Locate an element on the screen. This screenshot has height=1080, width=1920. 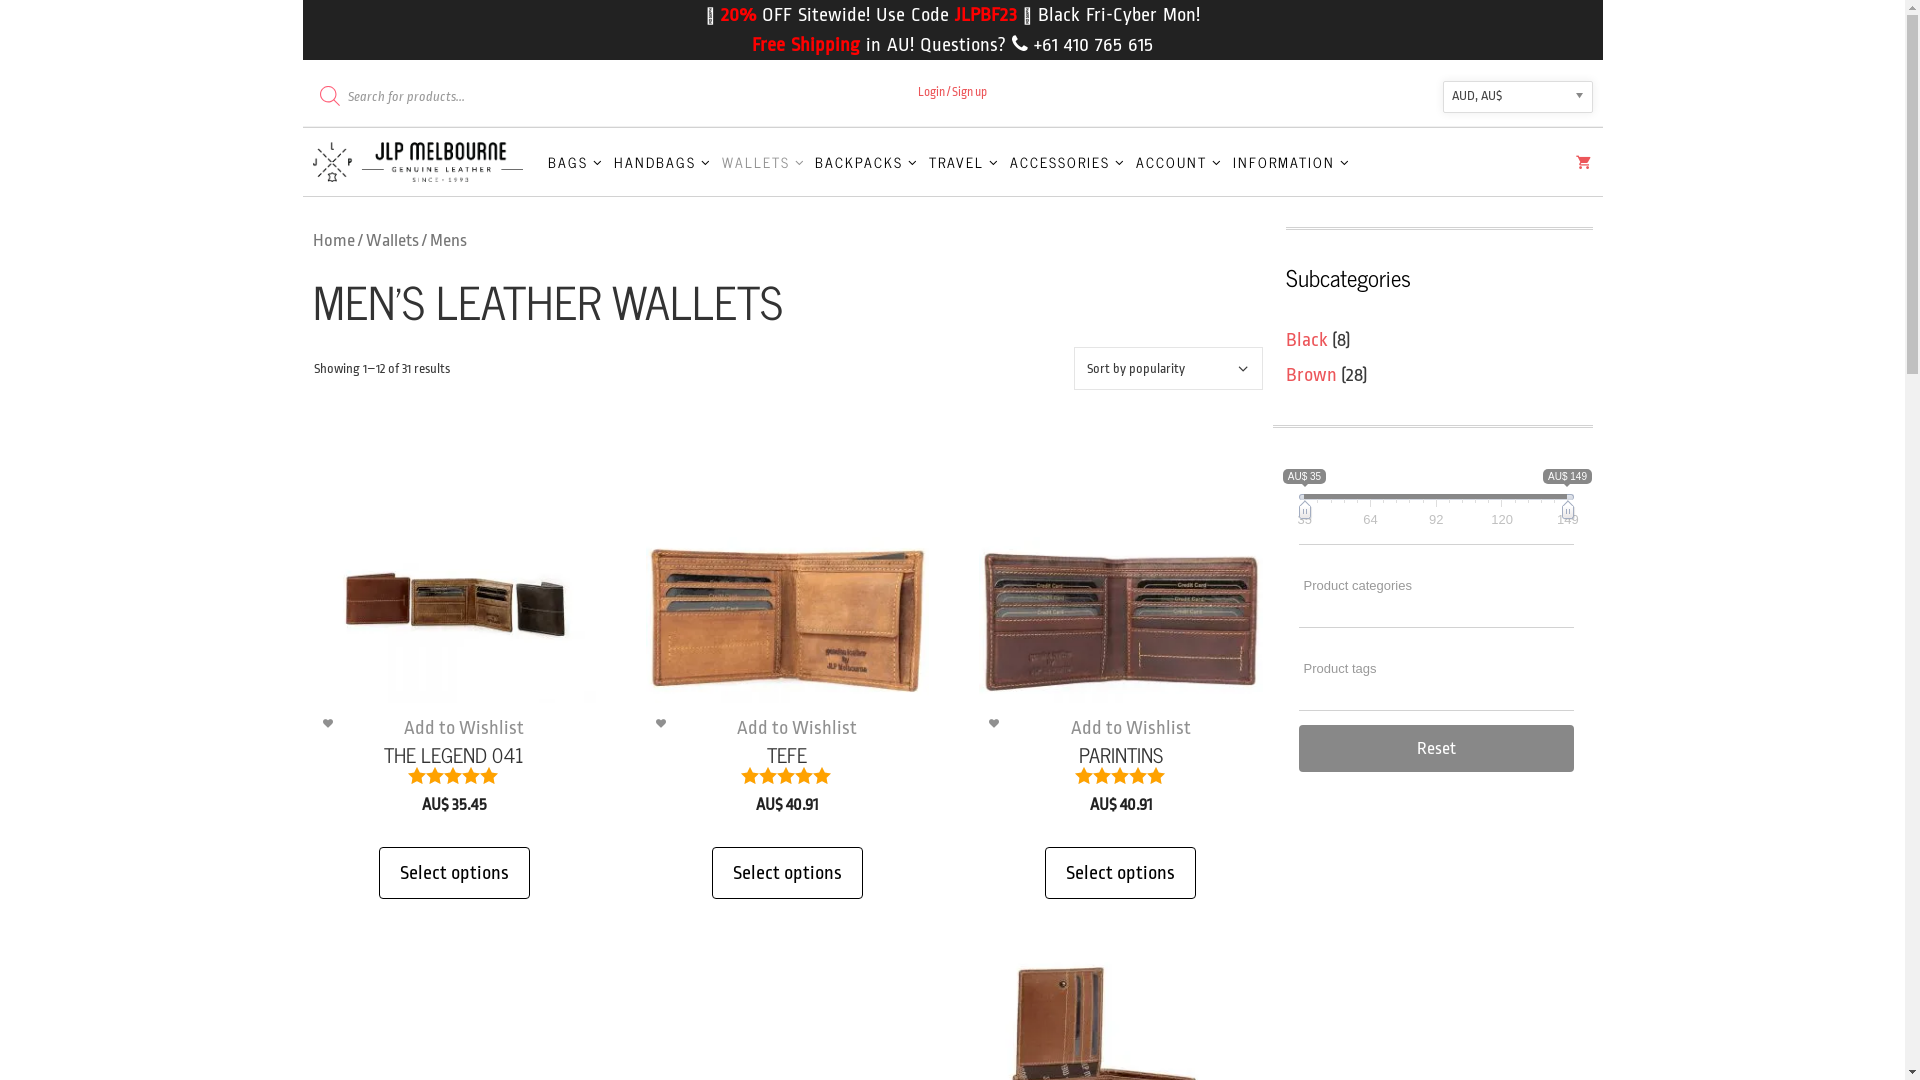
'BACKPACKS' is located at coordinates (810, 161).